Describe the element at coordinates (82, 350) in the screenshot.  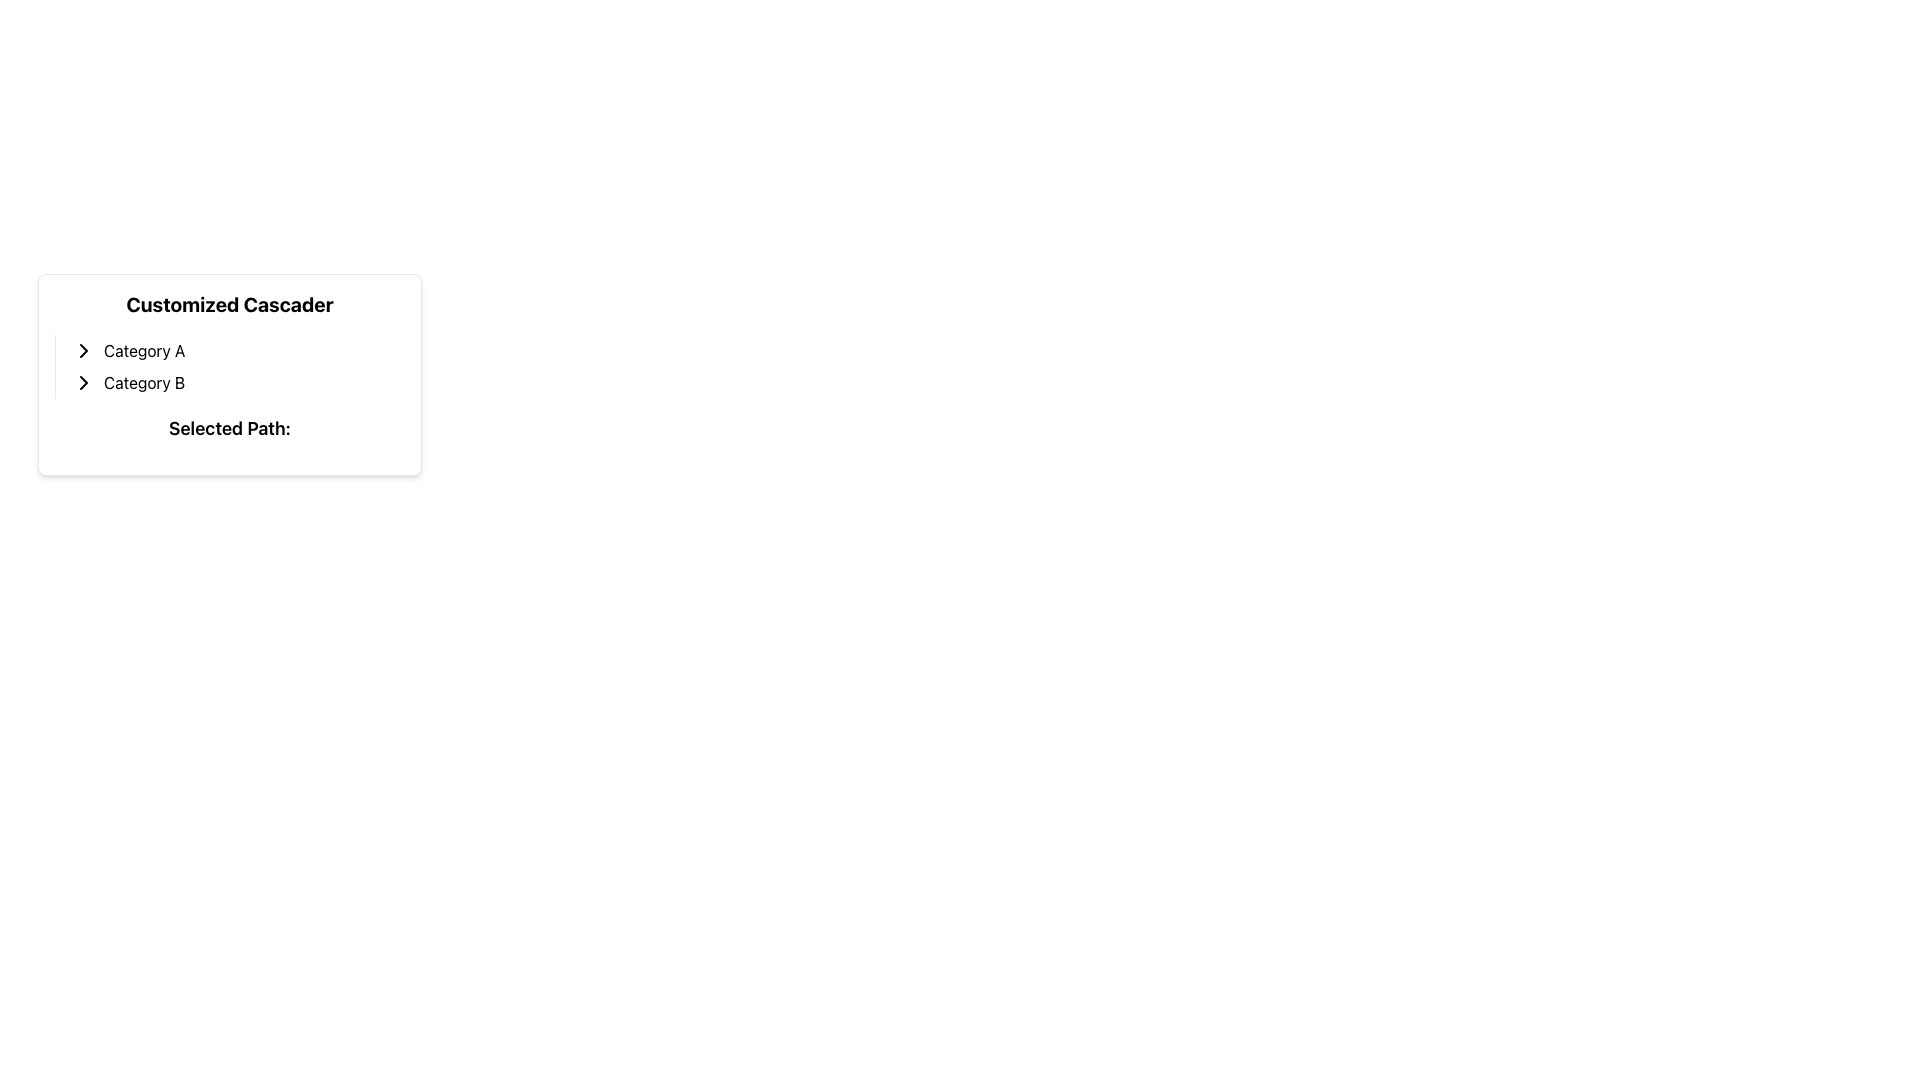
I see `the rightward Chevron icon located above the 'Category A' label in the 'Customized Cascader' section` at that location.